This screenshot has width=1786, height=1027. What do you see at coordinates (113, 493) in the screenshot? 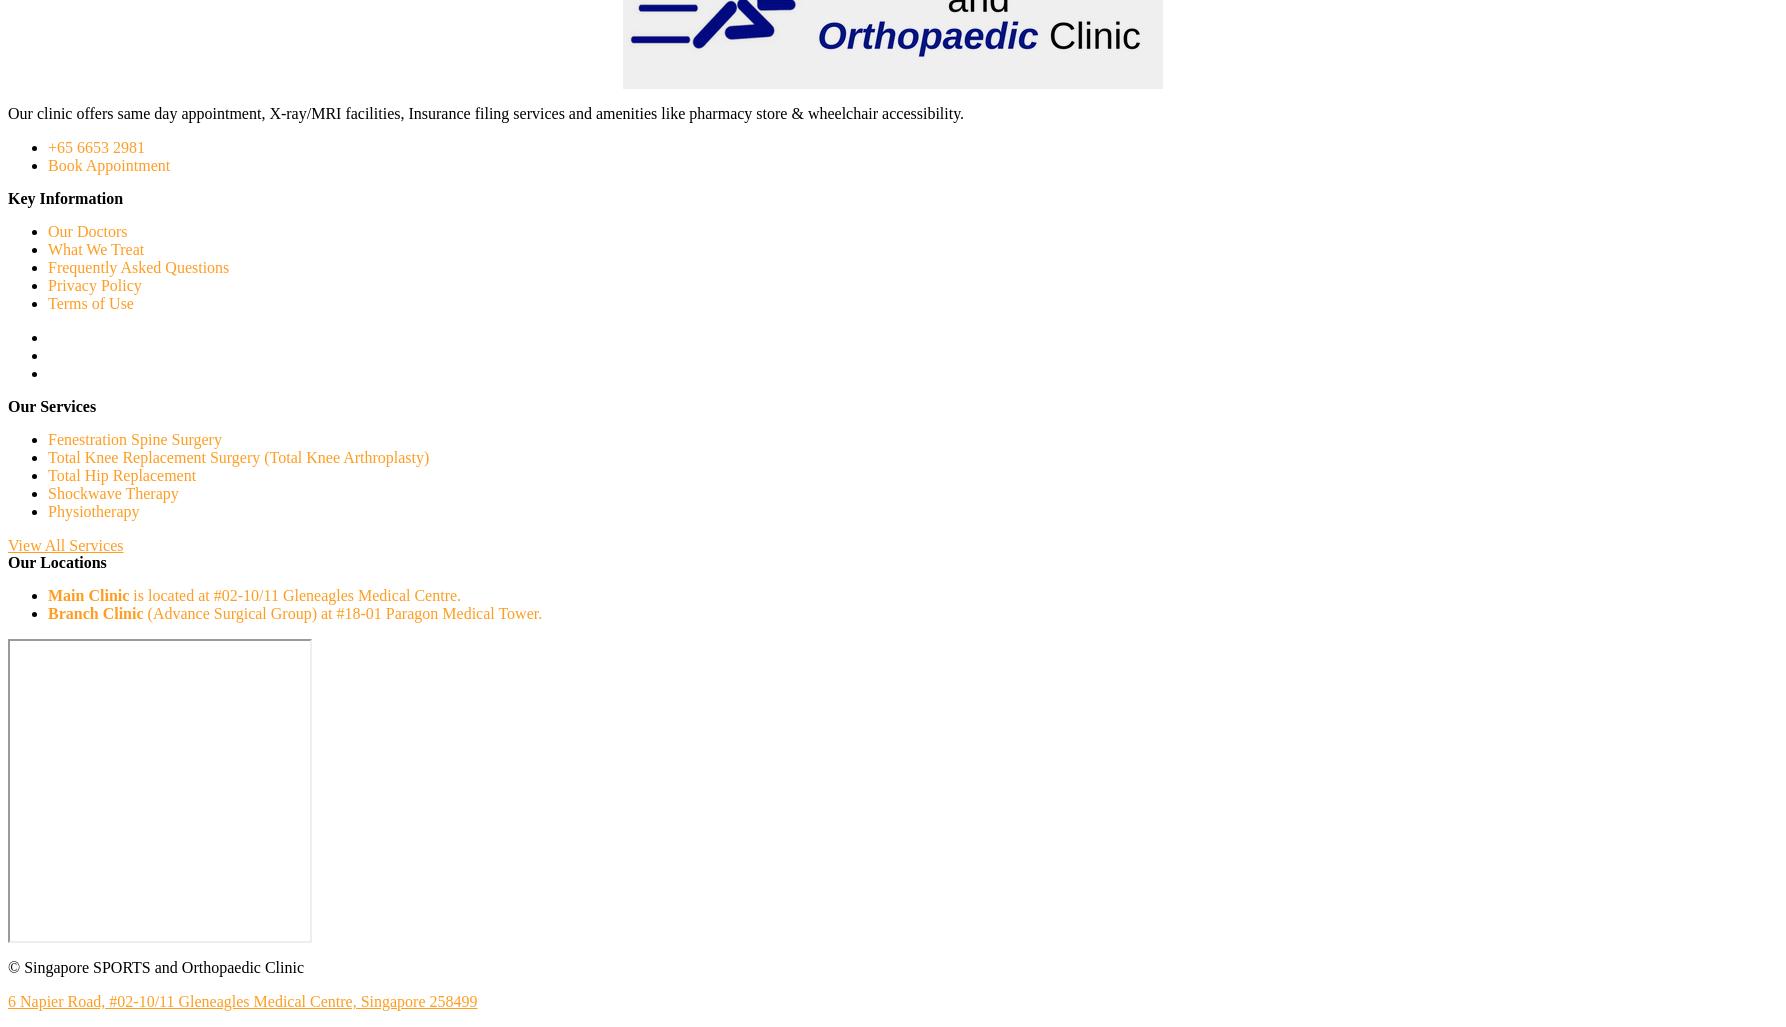
I see `'Shockwave Therapy'` at bounding box center [113, 493].